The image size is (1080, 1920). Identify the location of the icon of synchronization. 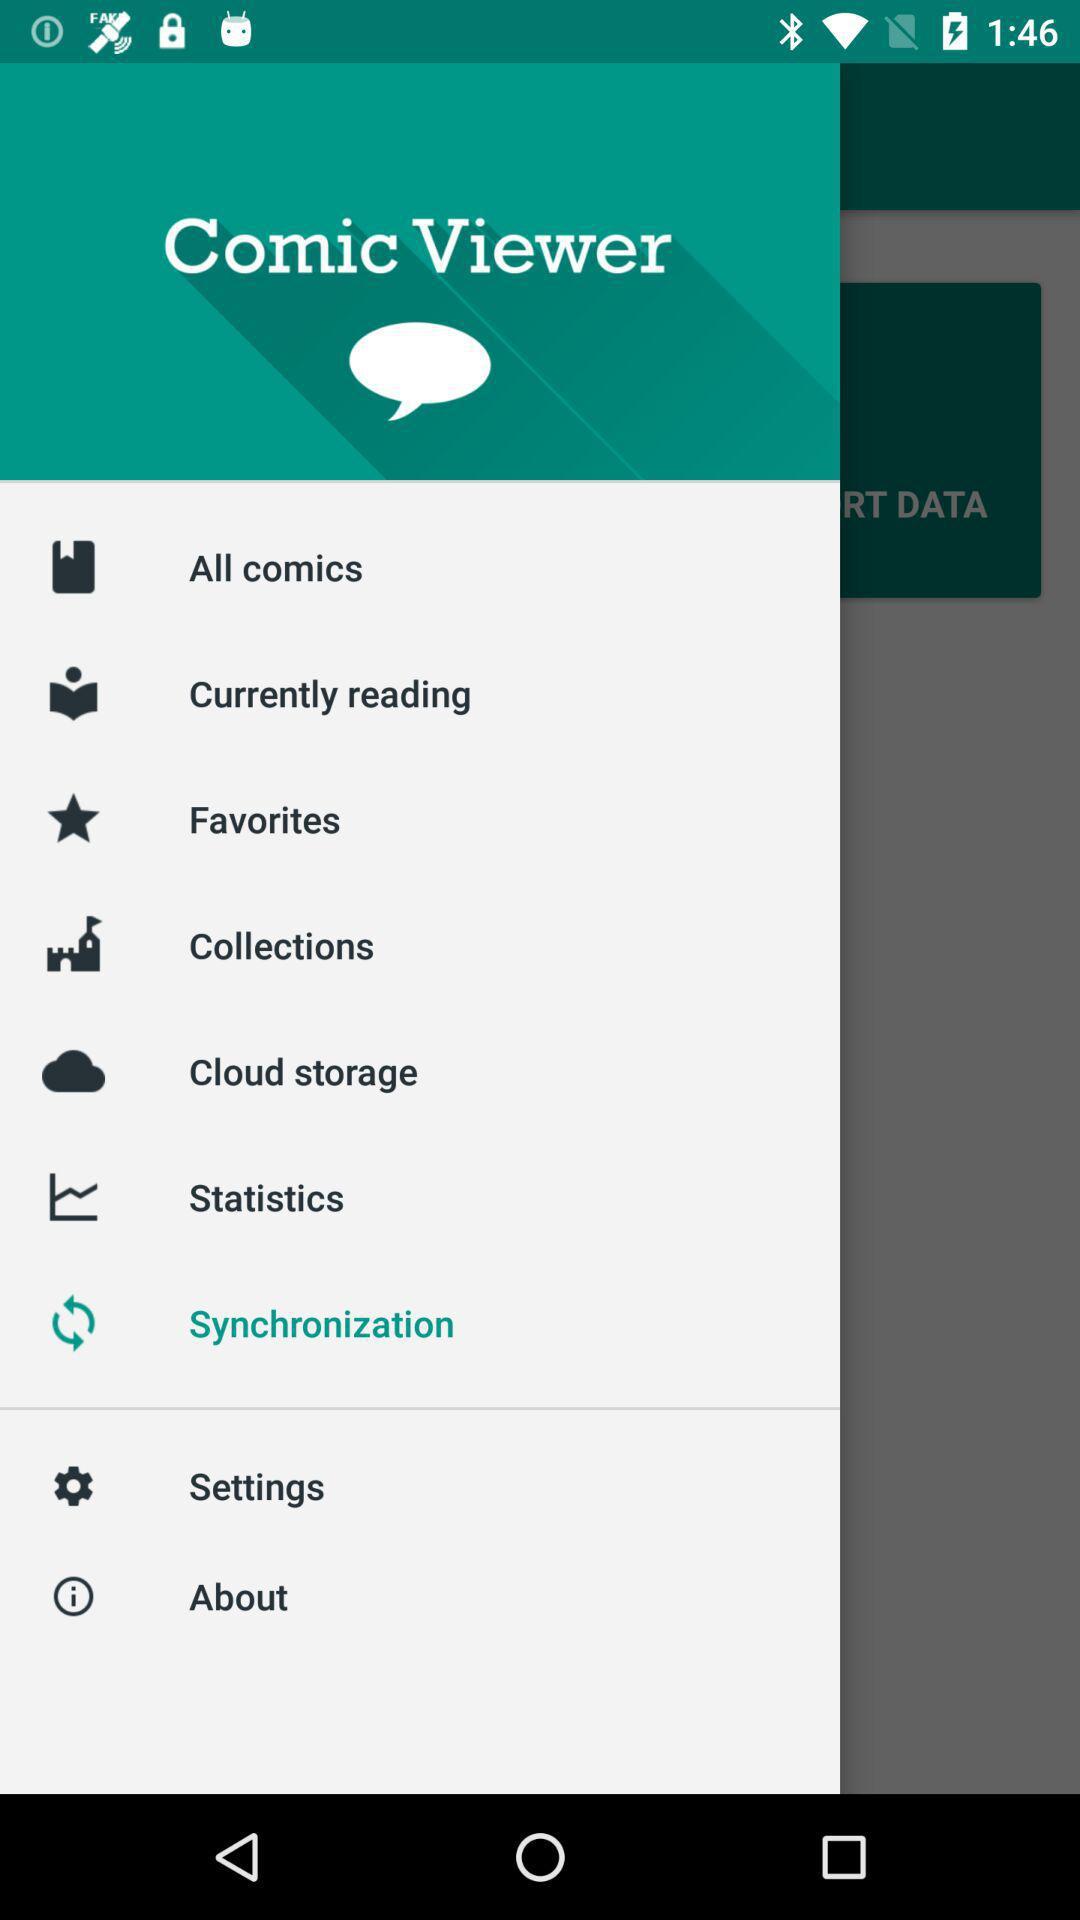
(72, 1323).